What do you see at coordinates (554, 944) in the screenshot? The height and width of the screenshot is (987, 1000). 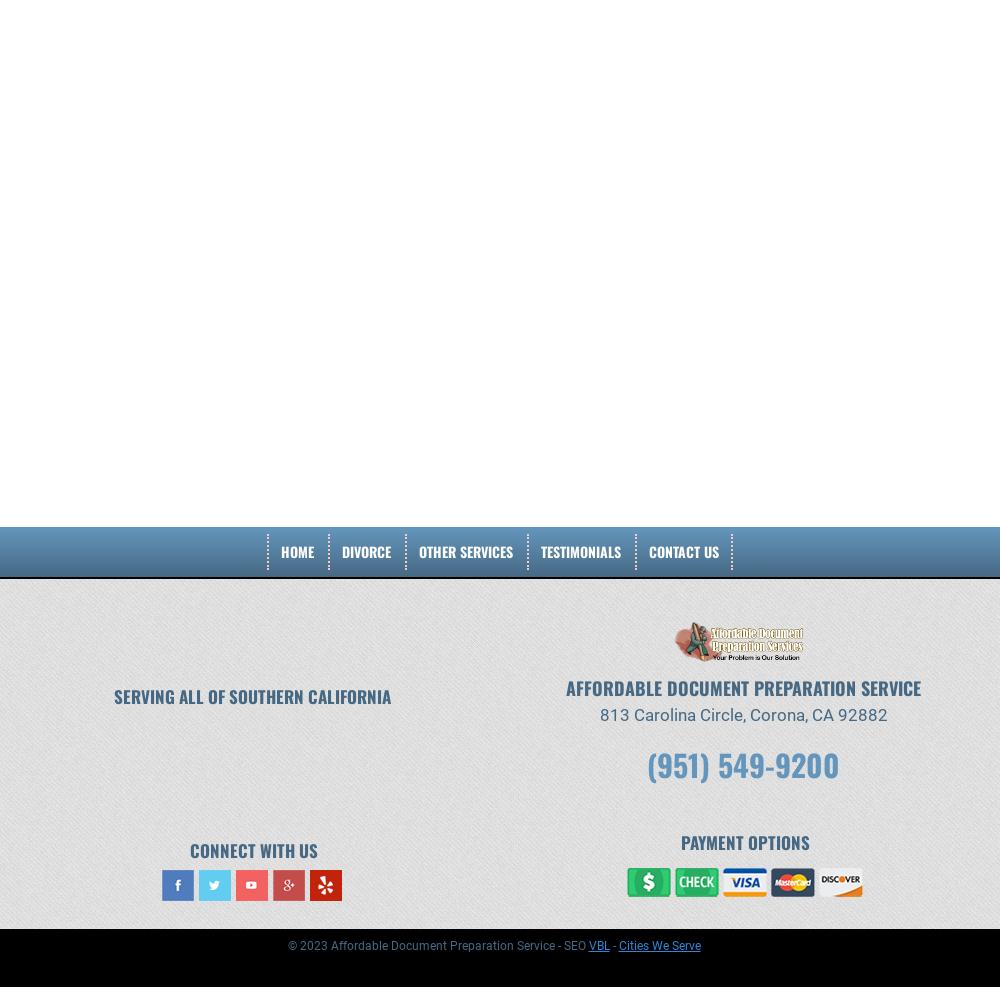 I see `'- SEO'` at bounding box center [554, 944].